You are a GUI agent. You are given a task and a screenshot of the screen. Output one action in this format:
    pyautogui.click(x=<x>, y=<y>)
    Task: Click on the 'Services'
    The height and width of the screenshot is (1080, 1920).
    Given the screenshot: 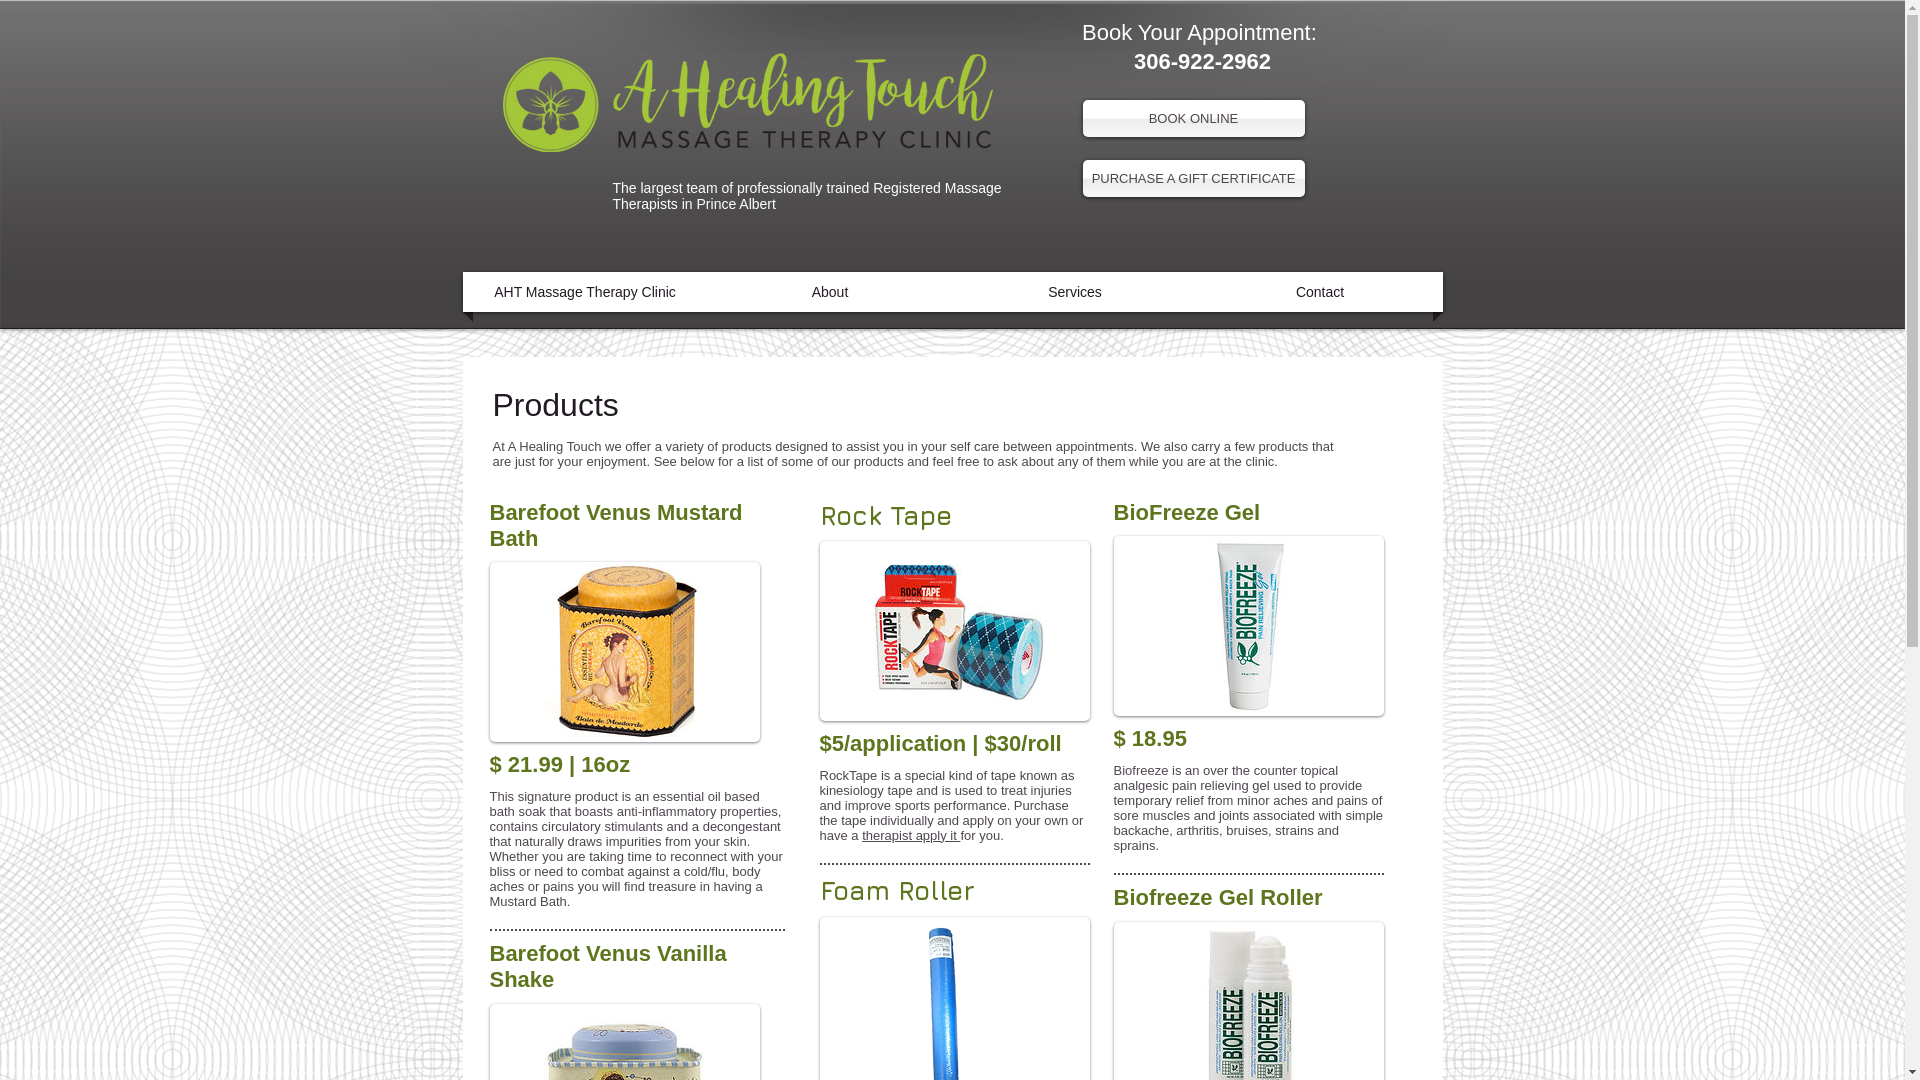 What is the action you would take?
    pyautogui.click(x=1074, y=292)
    